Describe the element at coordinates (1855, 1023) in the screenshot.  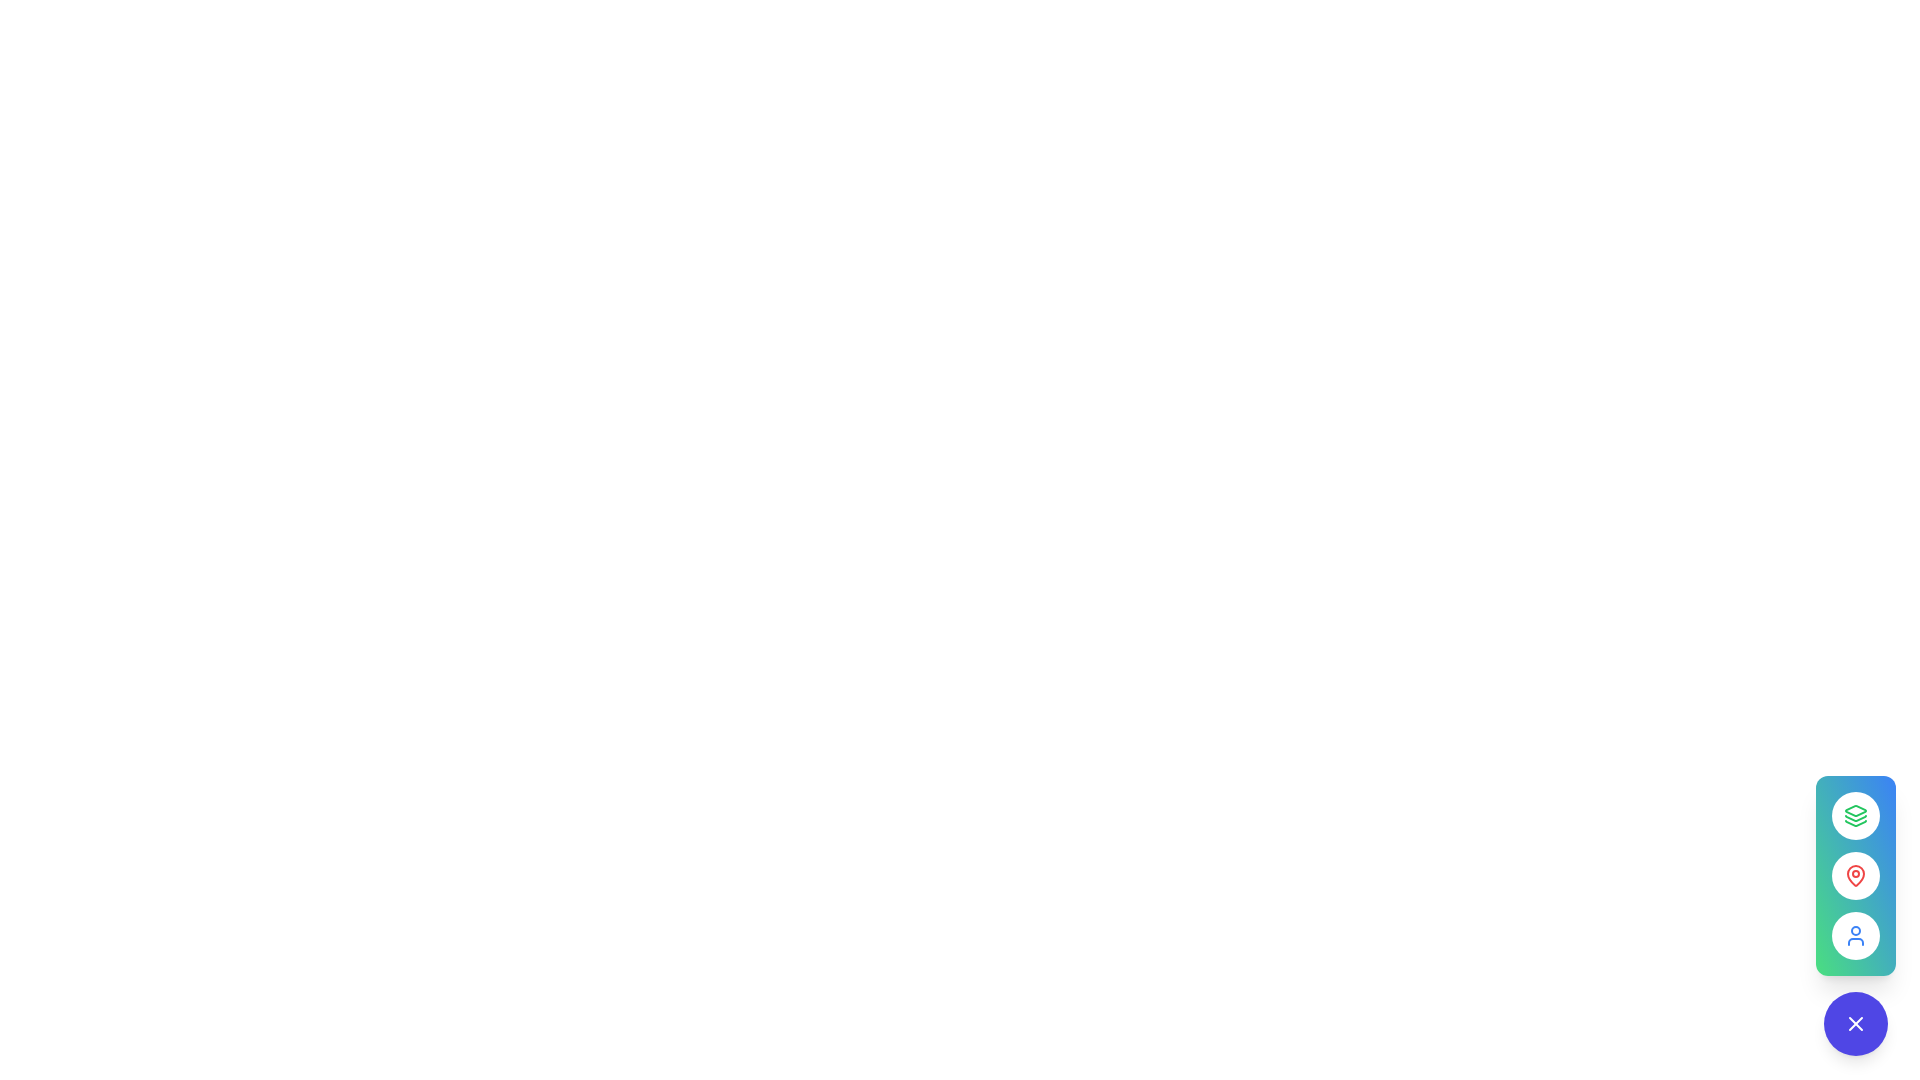
I see `the circular button with an indigo background and a white 'X' icon` at that location.